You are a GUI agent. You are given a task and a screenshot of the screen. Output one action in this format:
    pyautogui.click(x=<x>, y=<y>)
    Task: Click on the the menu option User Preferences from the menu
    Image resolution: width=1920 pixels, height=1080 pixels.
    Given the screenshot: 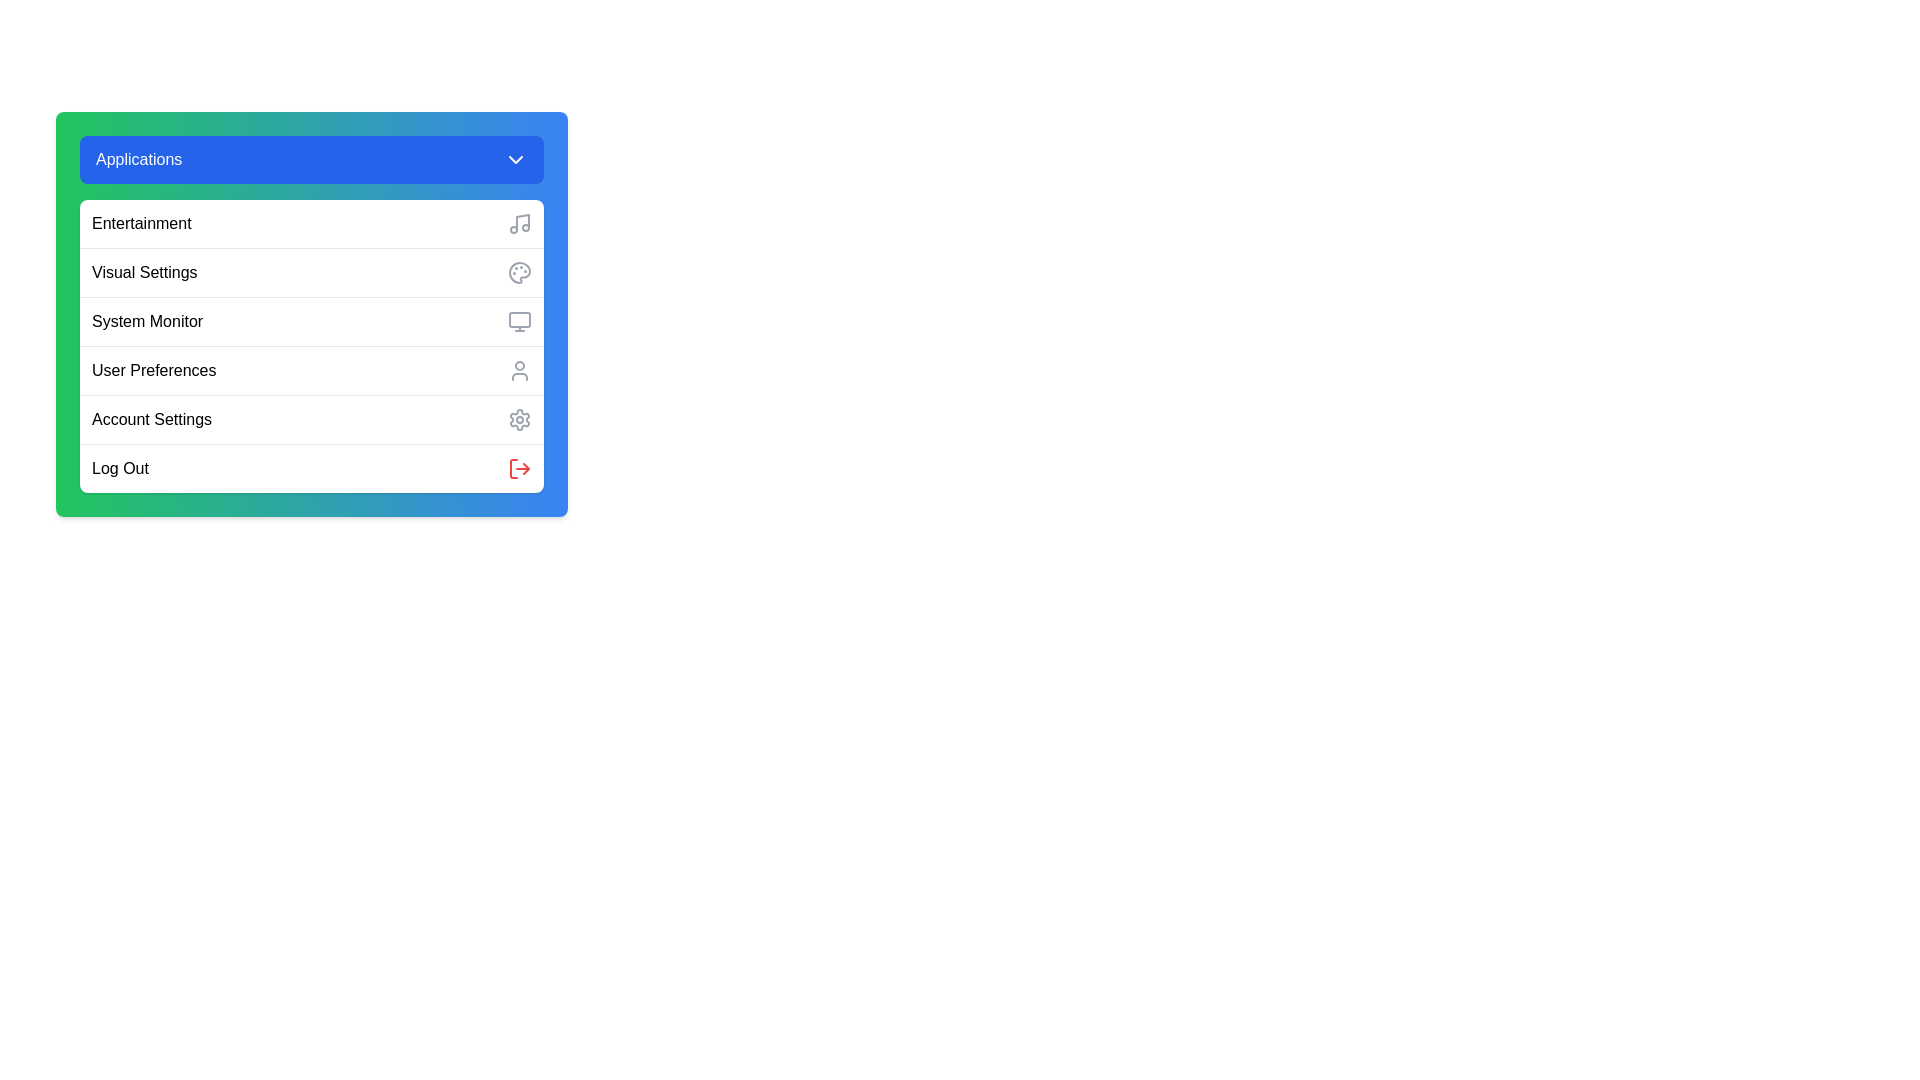 What is the action you would take?
    pyautogui.click(x=311, y=370)
    